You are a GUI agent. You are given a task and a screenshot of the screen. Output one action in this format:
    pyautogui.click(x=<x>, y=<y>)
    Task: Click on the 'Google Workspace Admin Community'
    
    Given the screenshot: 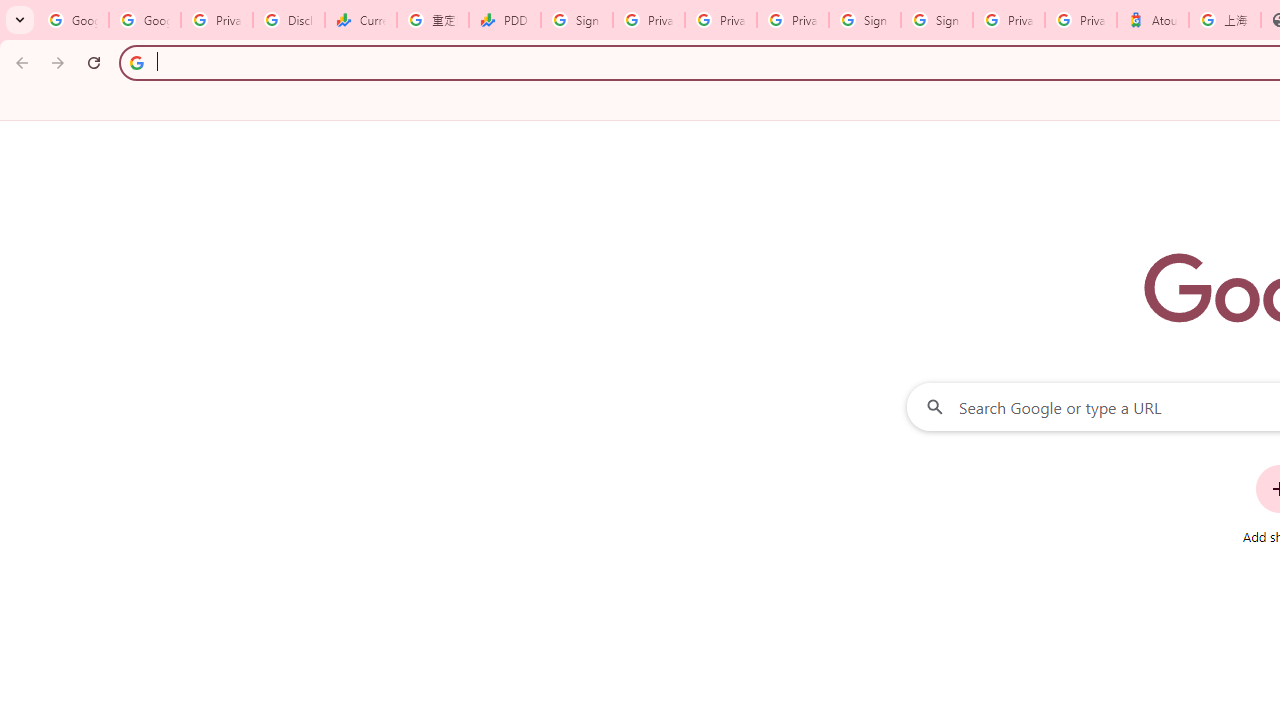 What is the action you would take?
    pyautogui.click(x=72, y=20)
    